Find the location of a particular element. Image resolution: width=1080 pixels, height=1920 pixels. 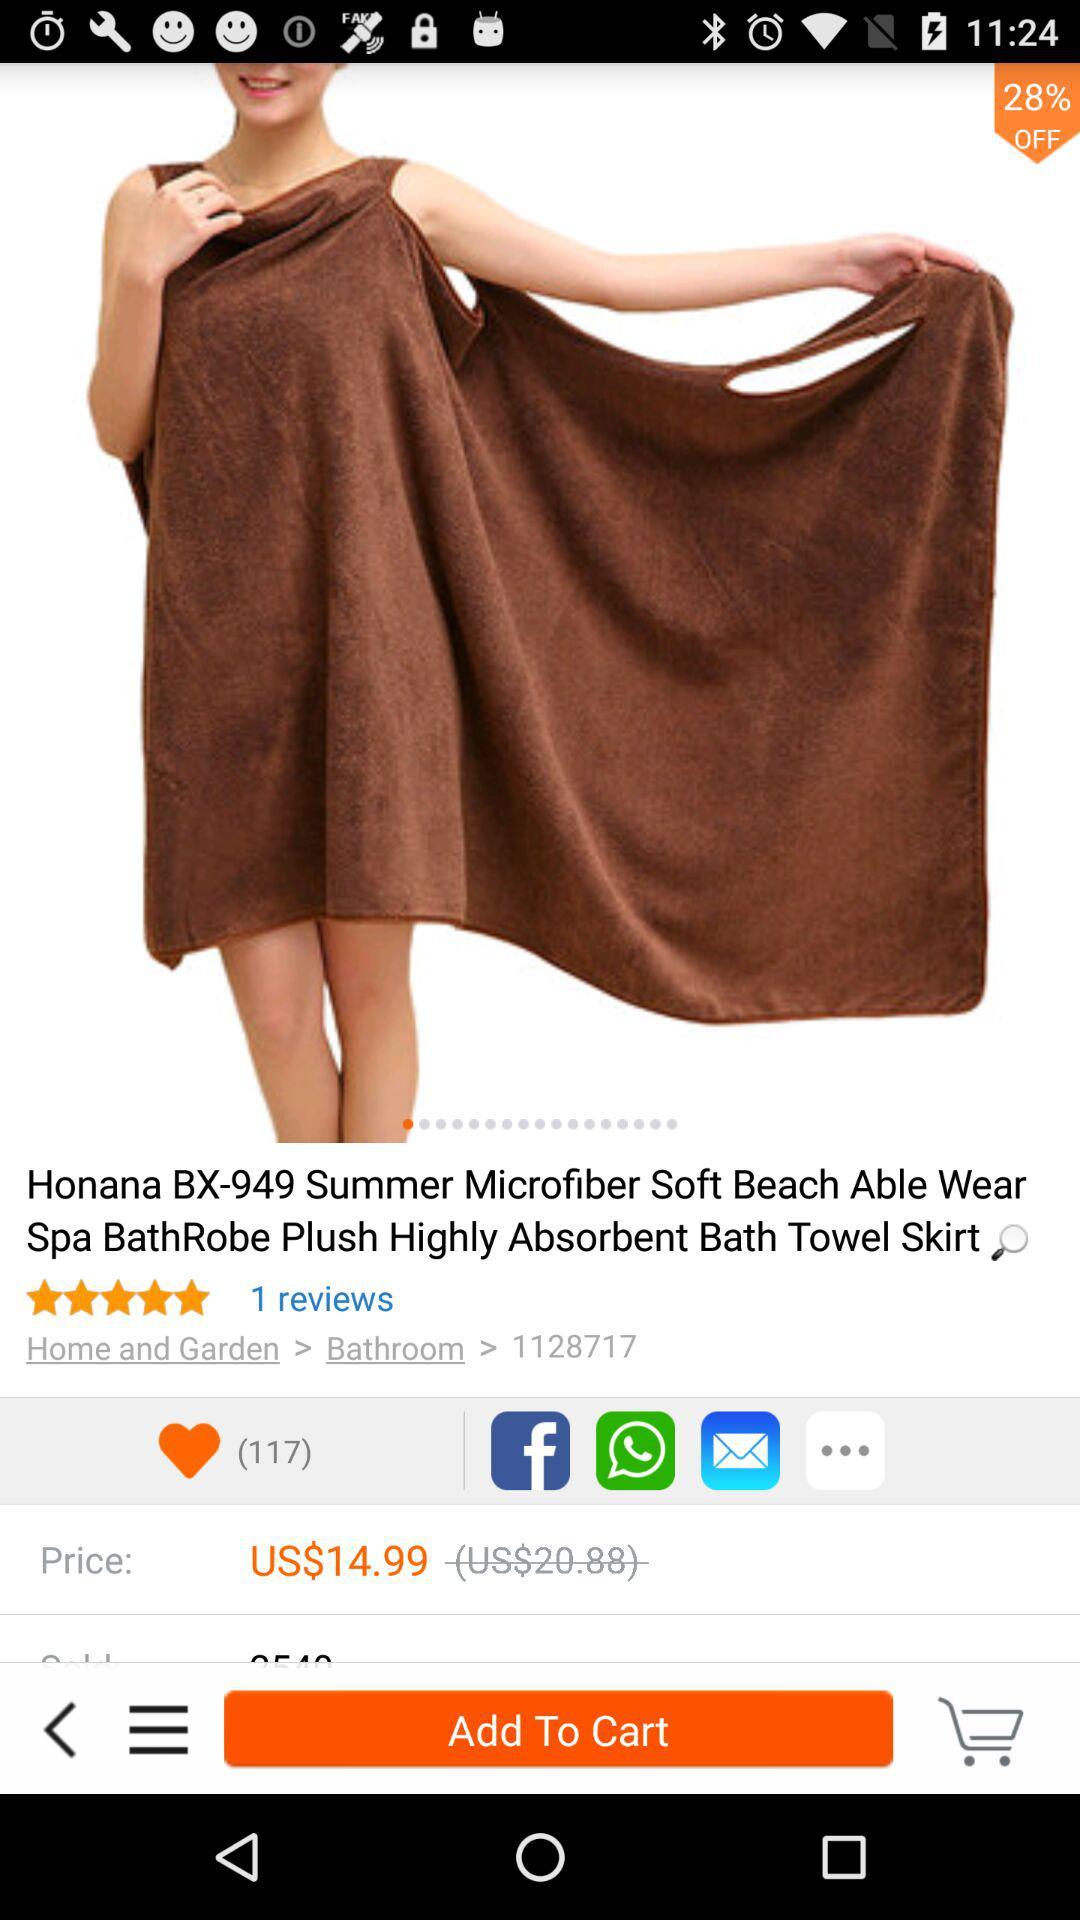

the item above the loading... is located at coordinates (621, 1124).